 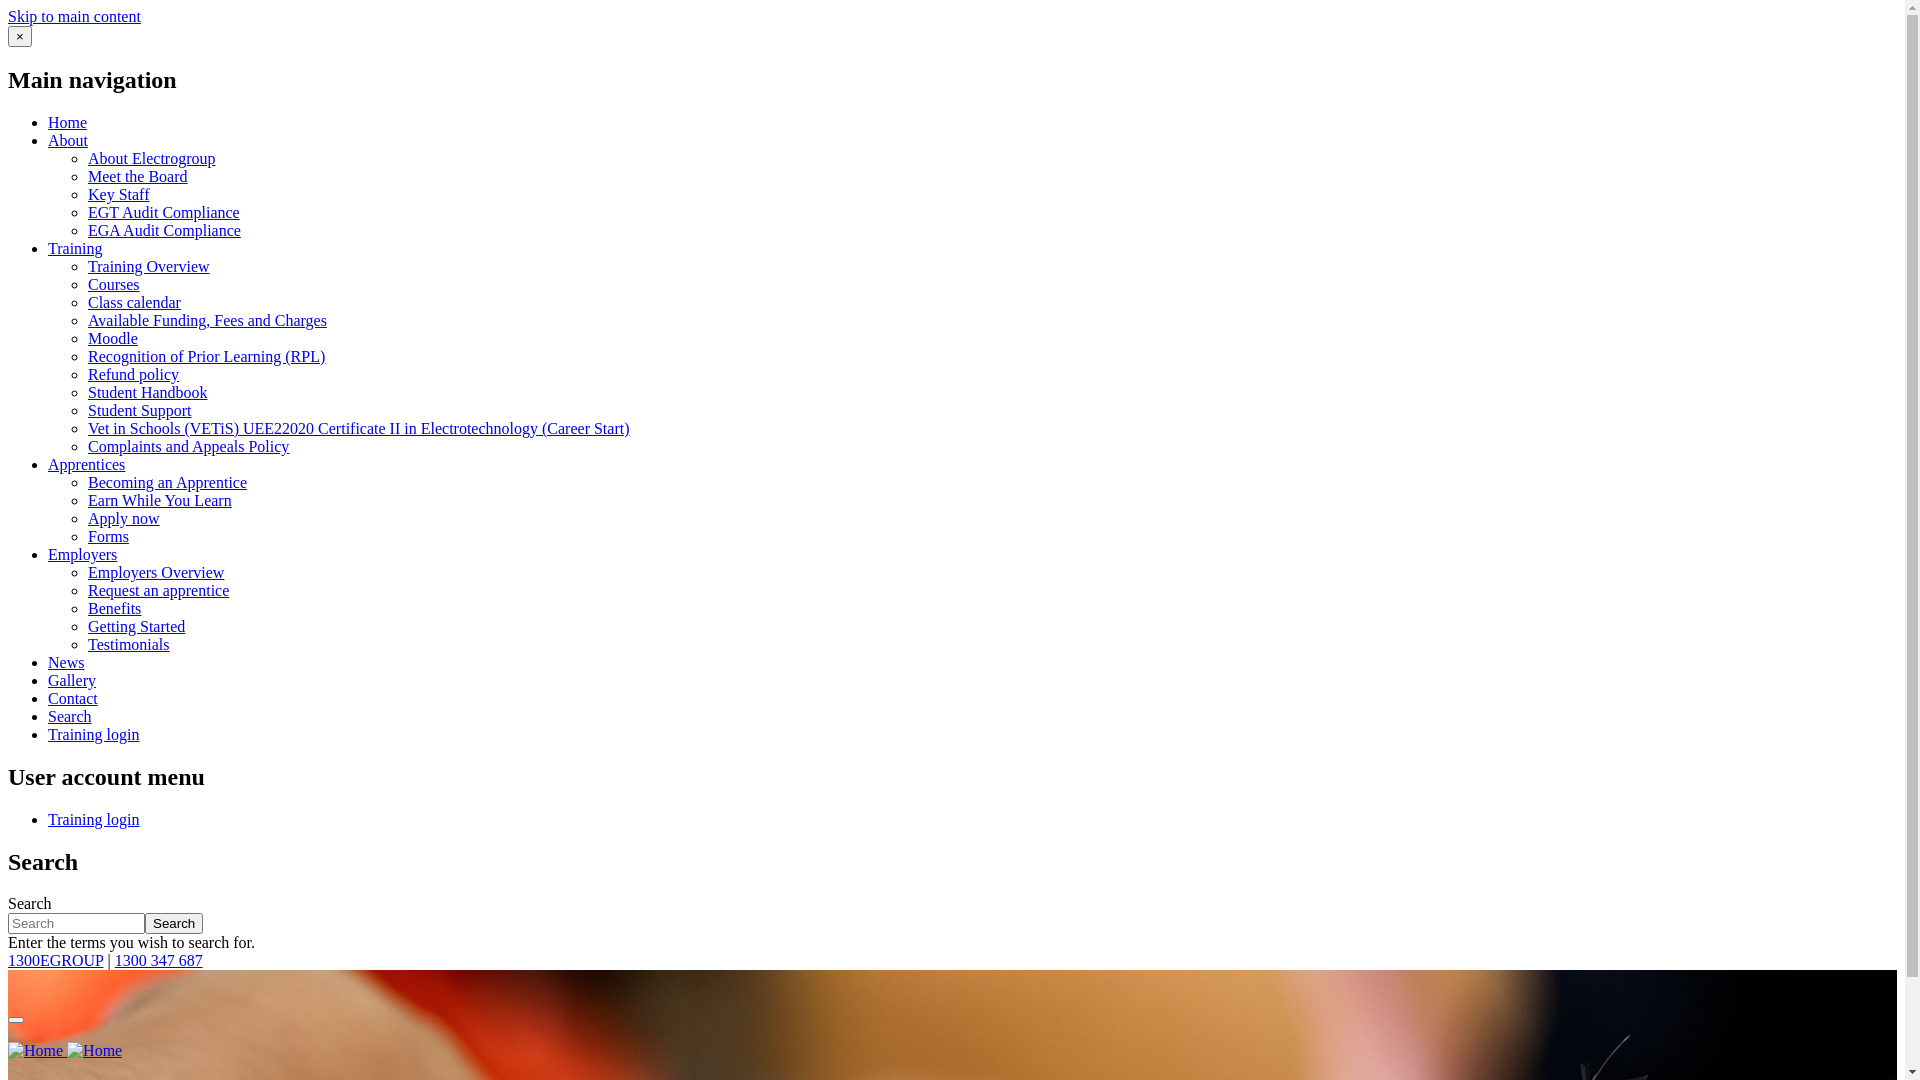 I want to click on 'News', so click(x=66, y=662).